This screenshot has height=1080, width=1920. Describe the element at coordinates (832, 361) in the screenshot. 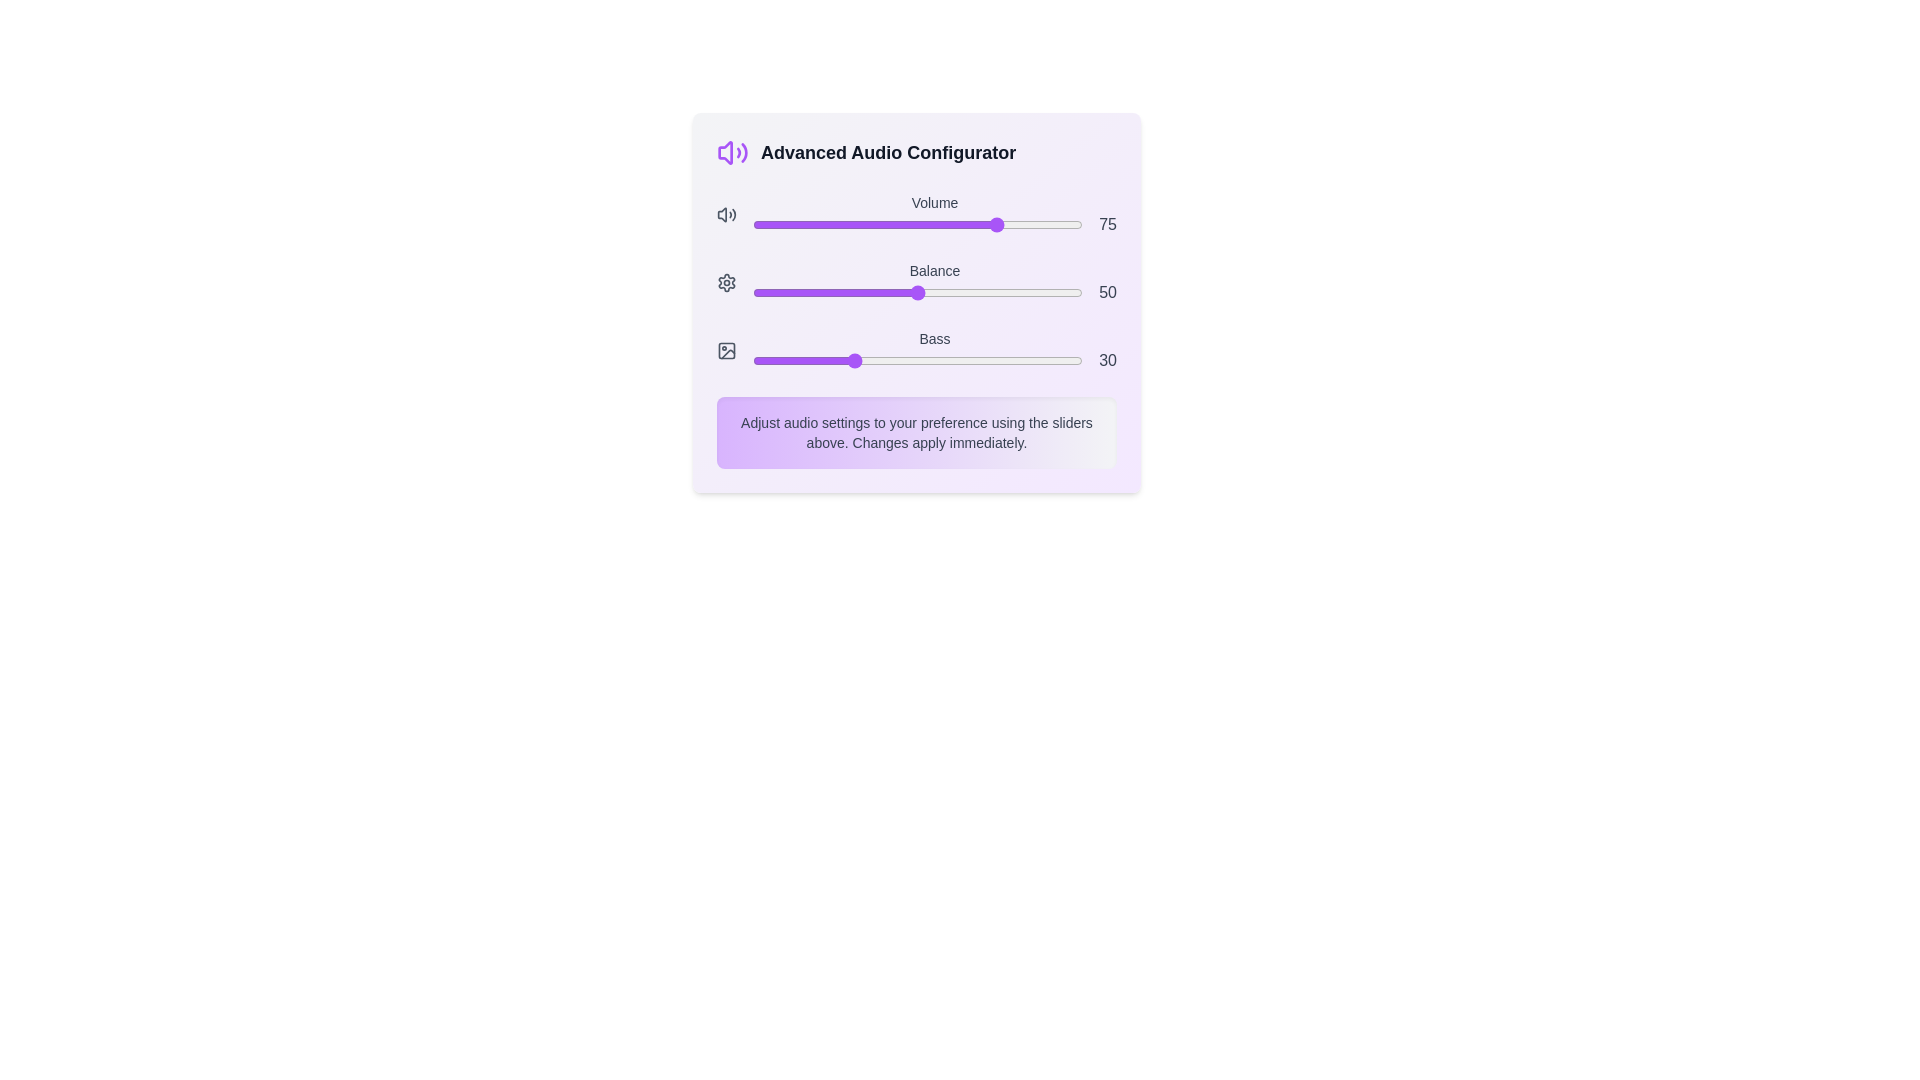

I see `the Bass slider to 24` at that location.